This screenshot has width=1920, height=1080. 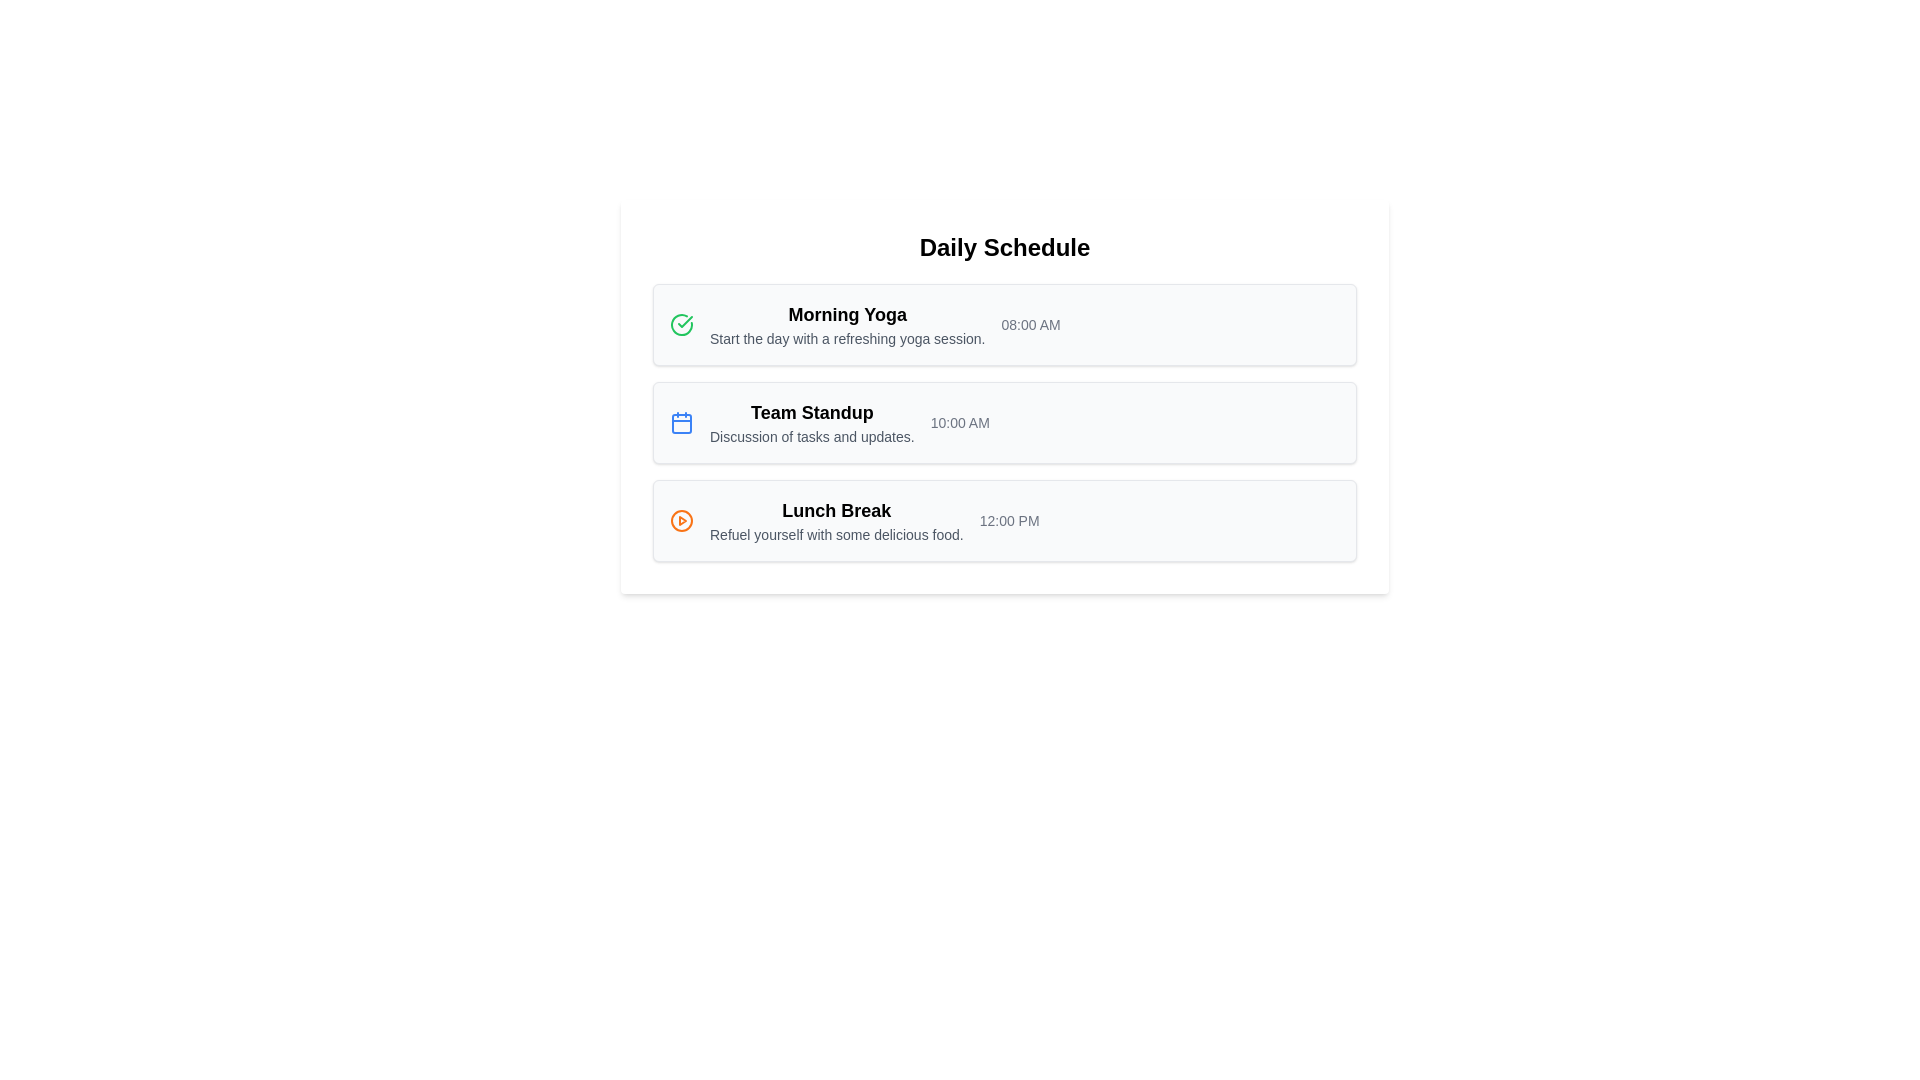 I want to click on the vertical list group displaying scheduled events for the day, so click(x=1004, y=422).